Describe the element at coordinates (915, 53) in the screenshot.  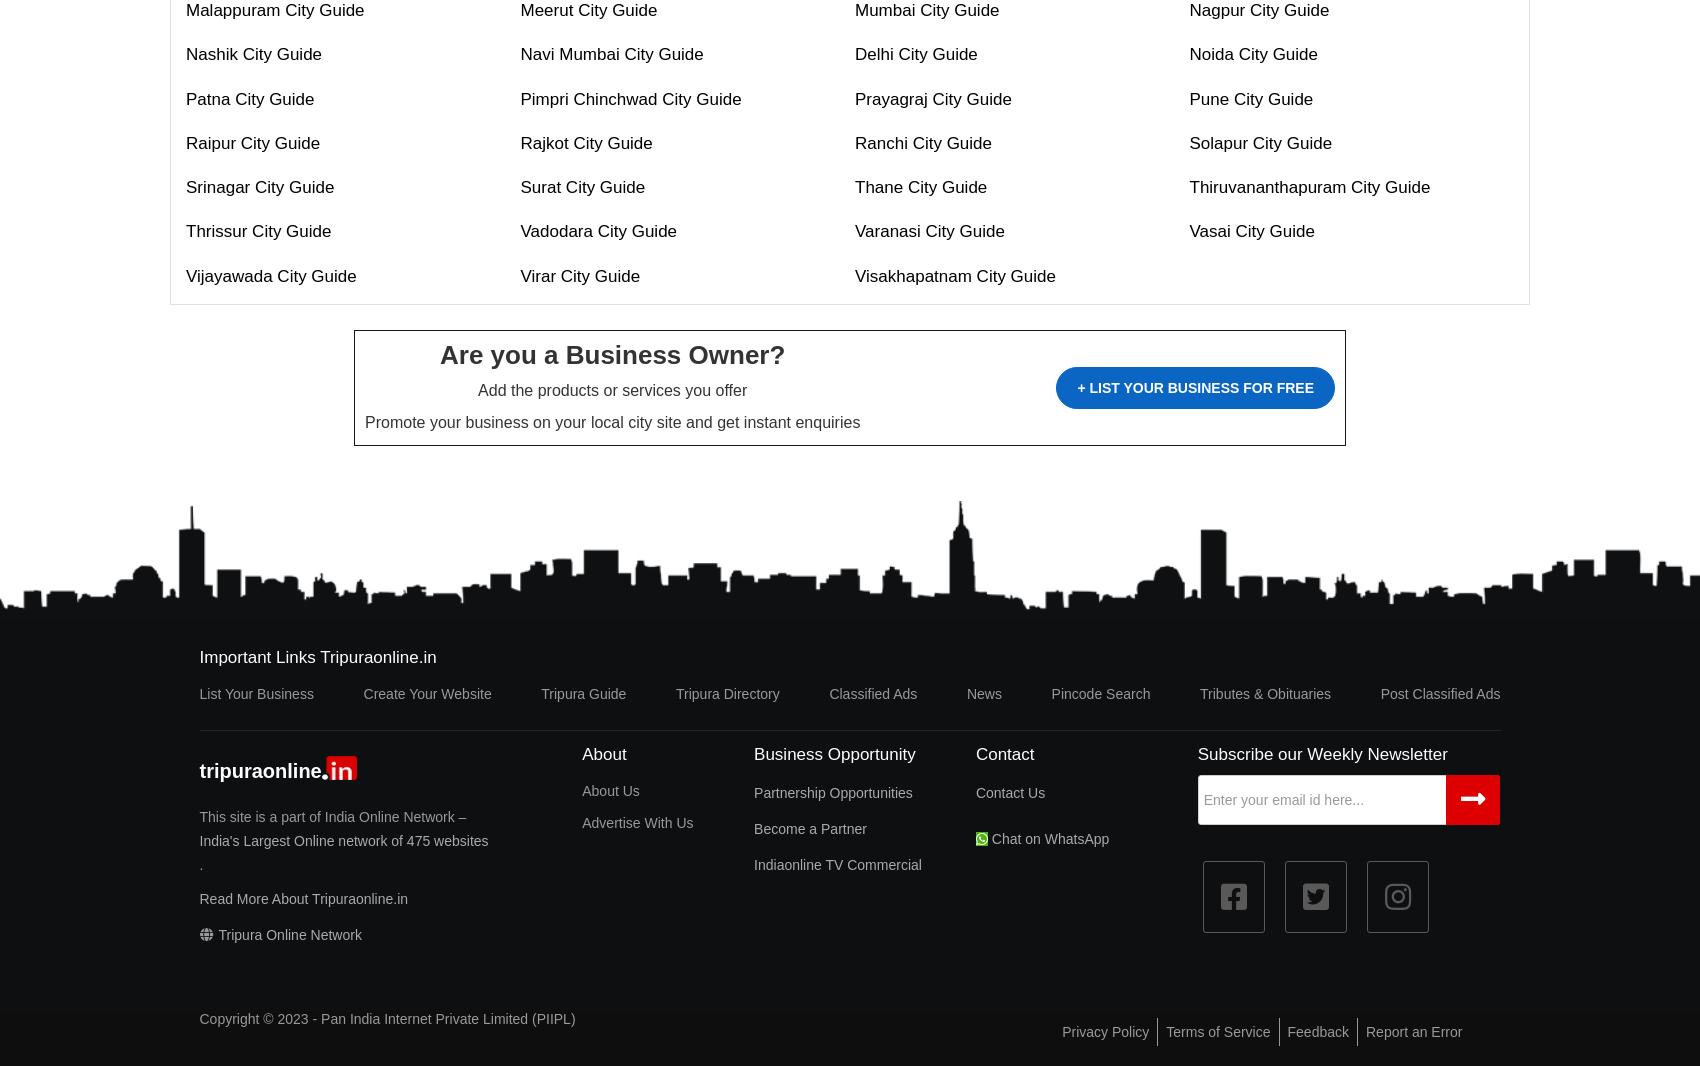
I see `'Delhi City Guide'` at that location.